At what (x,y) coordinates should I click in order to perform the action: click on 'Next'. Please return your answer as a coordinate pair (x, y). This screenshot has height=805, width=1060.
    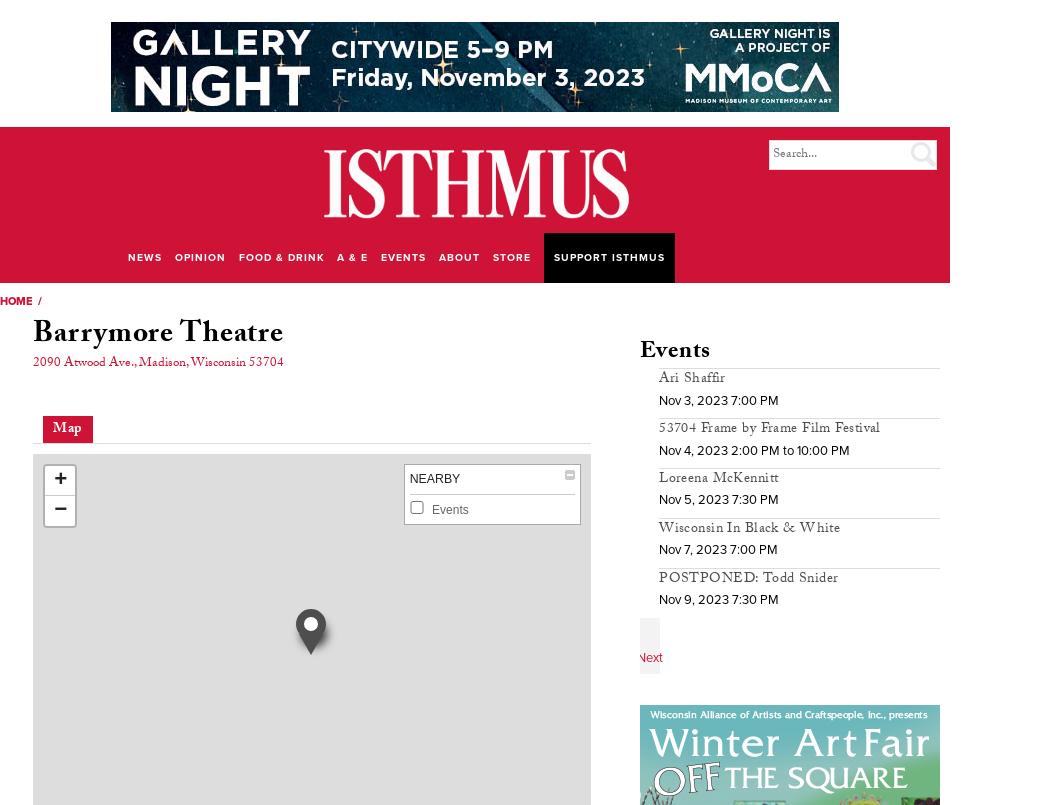
    Looking at the image, I should click on (649, 655).